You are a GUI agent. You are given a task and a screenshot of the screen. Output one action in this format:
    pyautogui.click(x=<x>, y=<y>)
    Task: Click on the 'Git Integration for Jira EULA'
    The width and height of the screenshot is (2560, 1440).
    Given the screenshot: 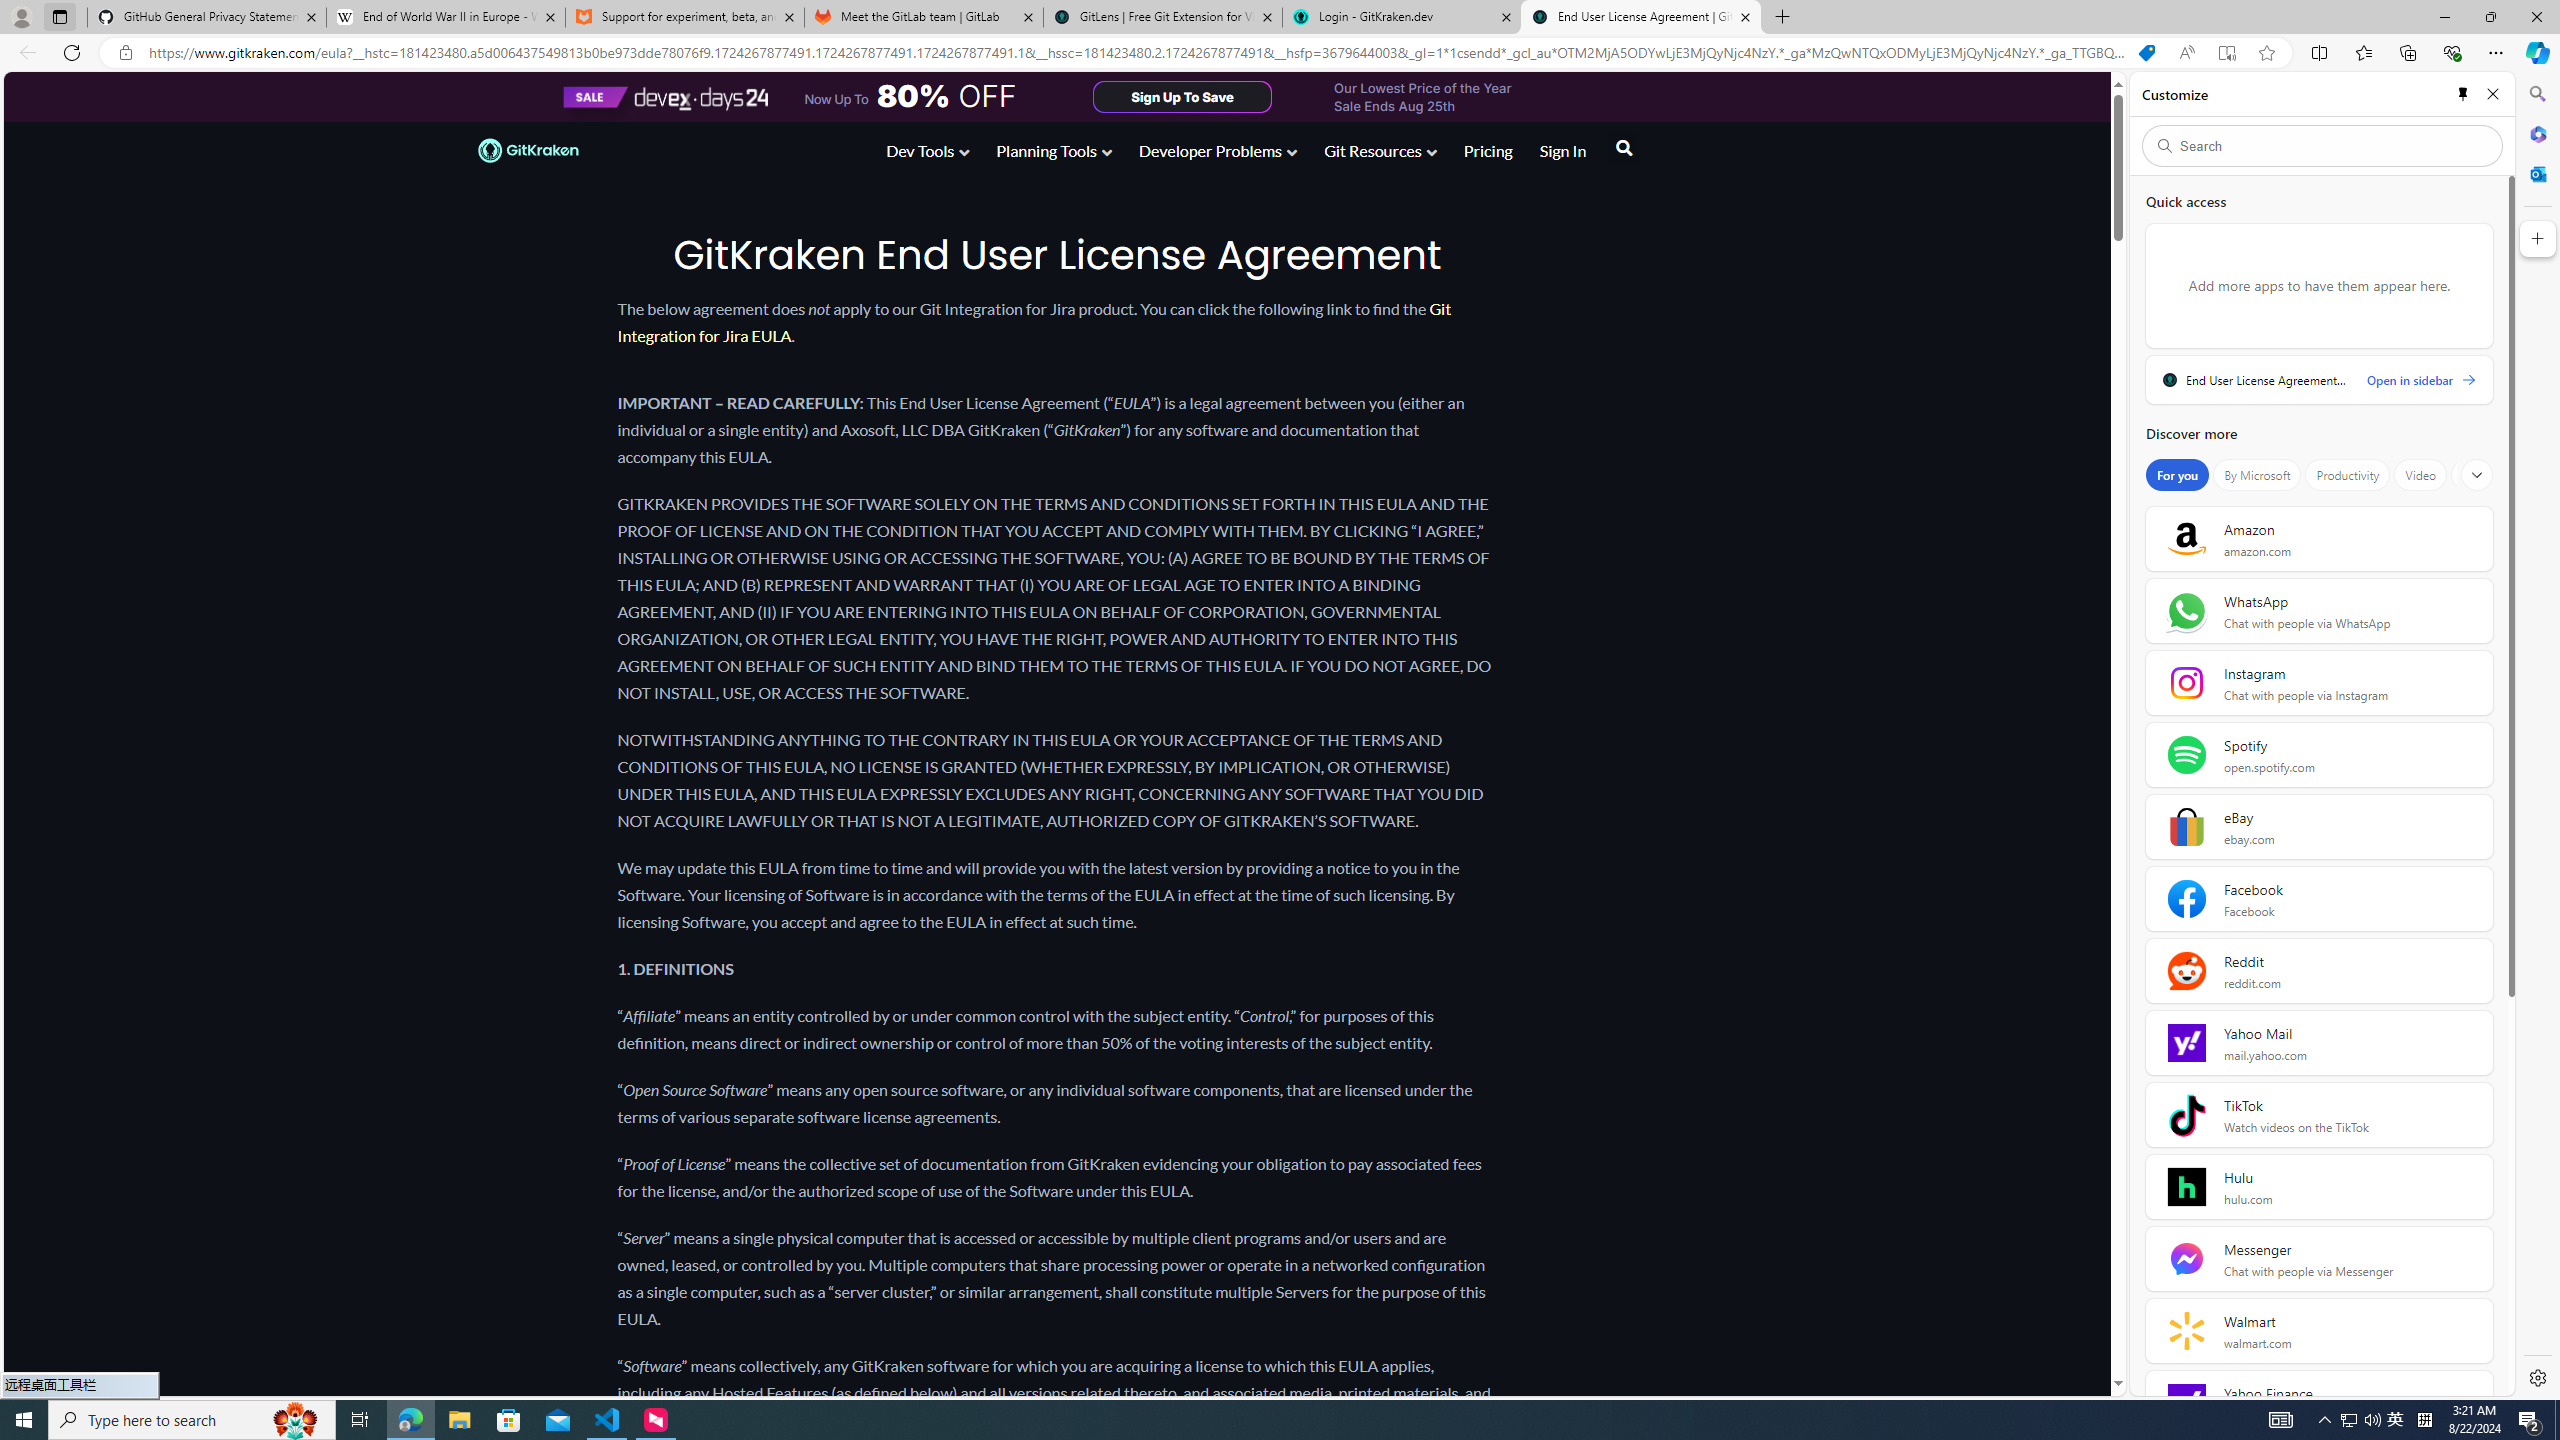 What is the action you would take?
    pyautogui.click(x=1034, y=321)
    